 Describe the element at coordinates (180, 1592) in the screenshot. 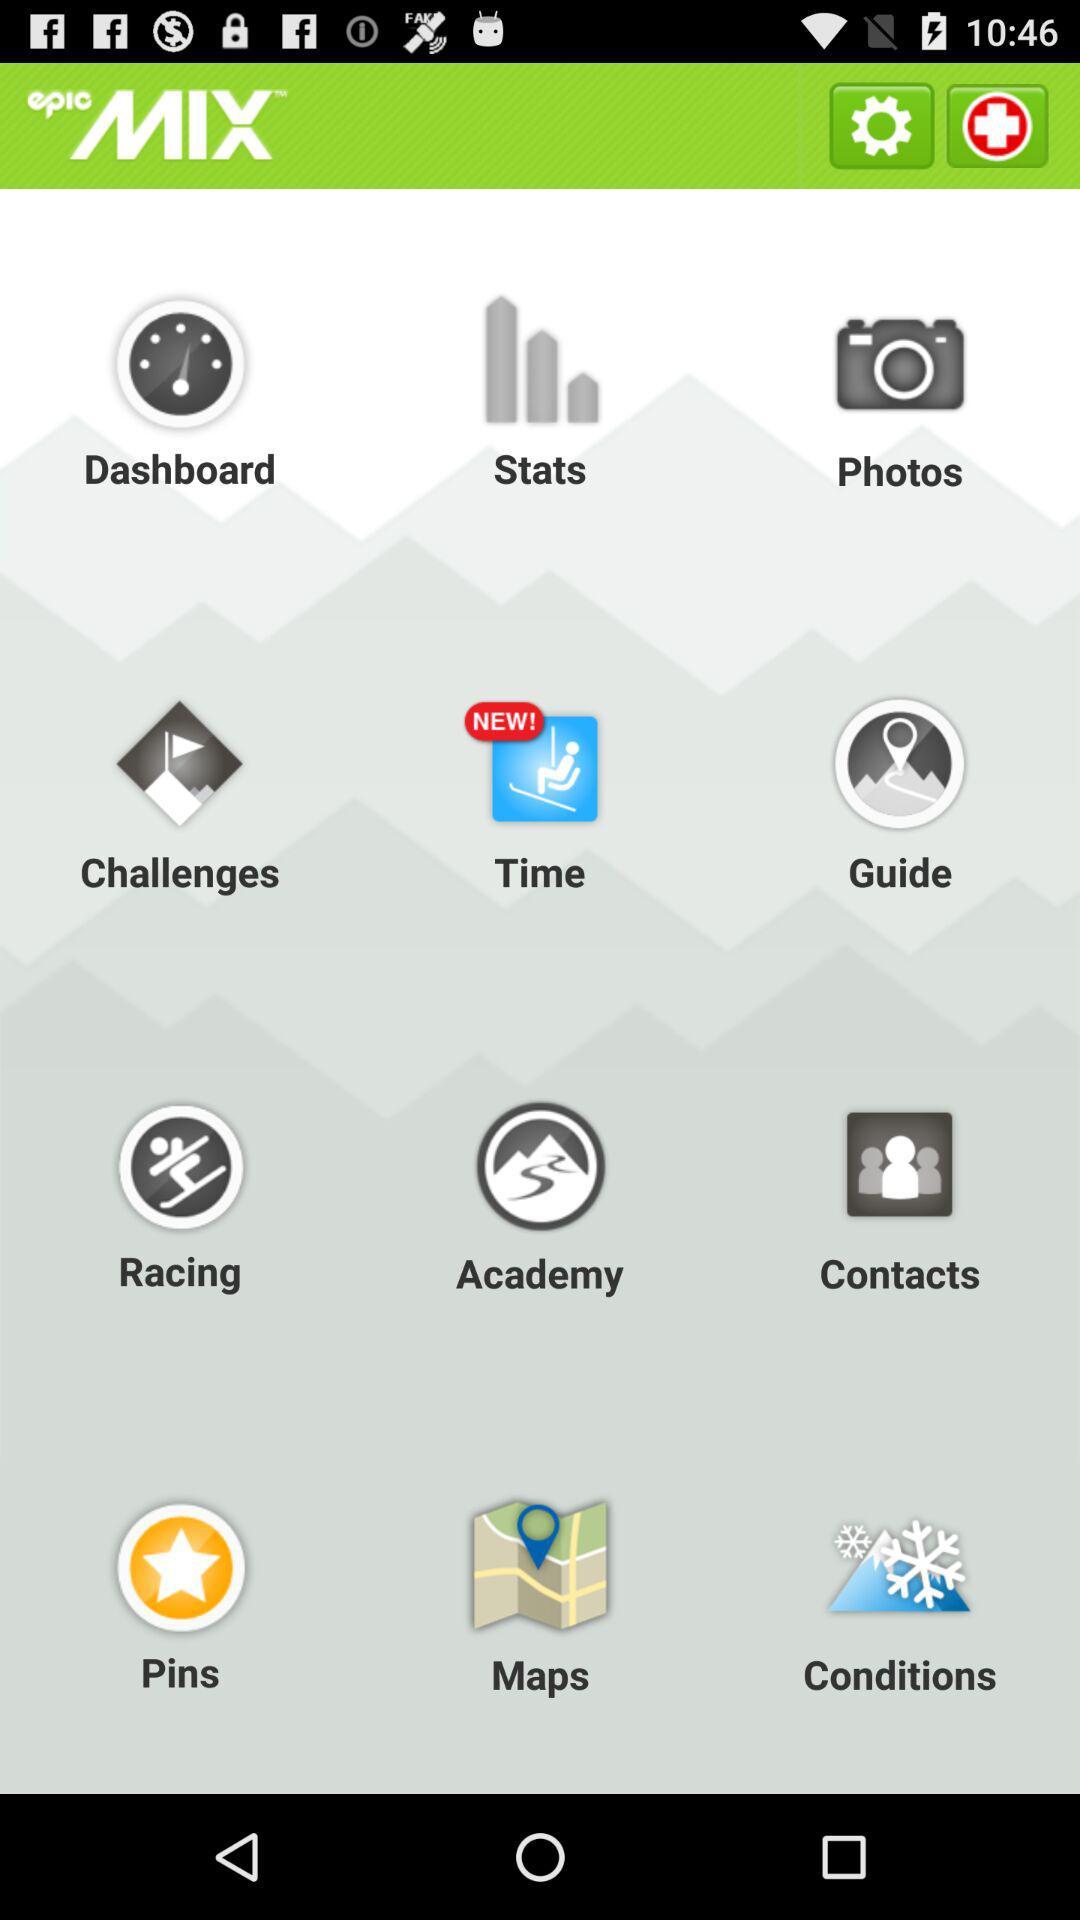

I see `icon at the bottom left corner` at that location.